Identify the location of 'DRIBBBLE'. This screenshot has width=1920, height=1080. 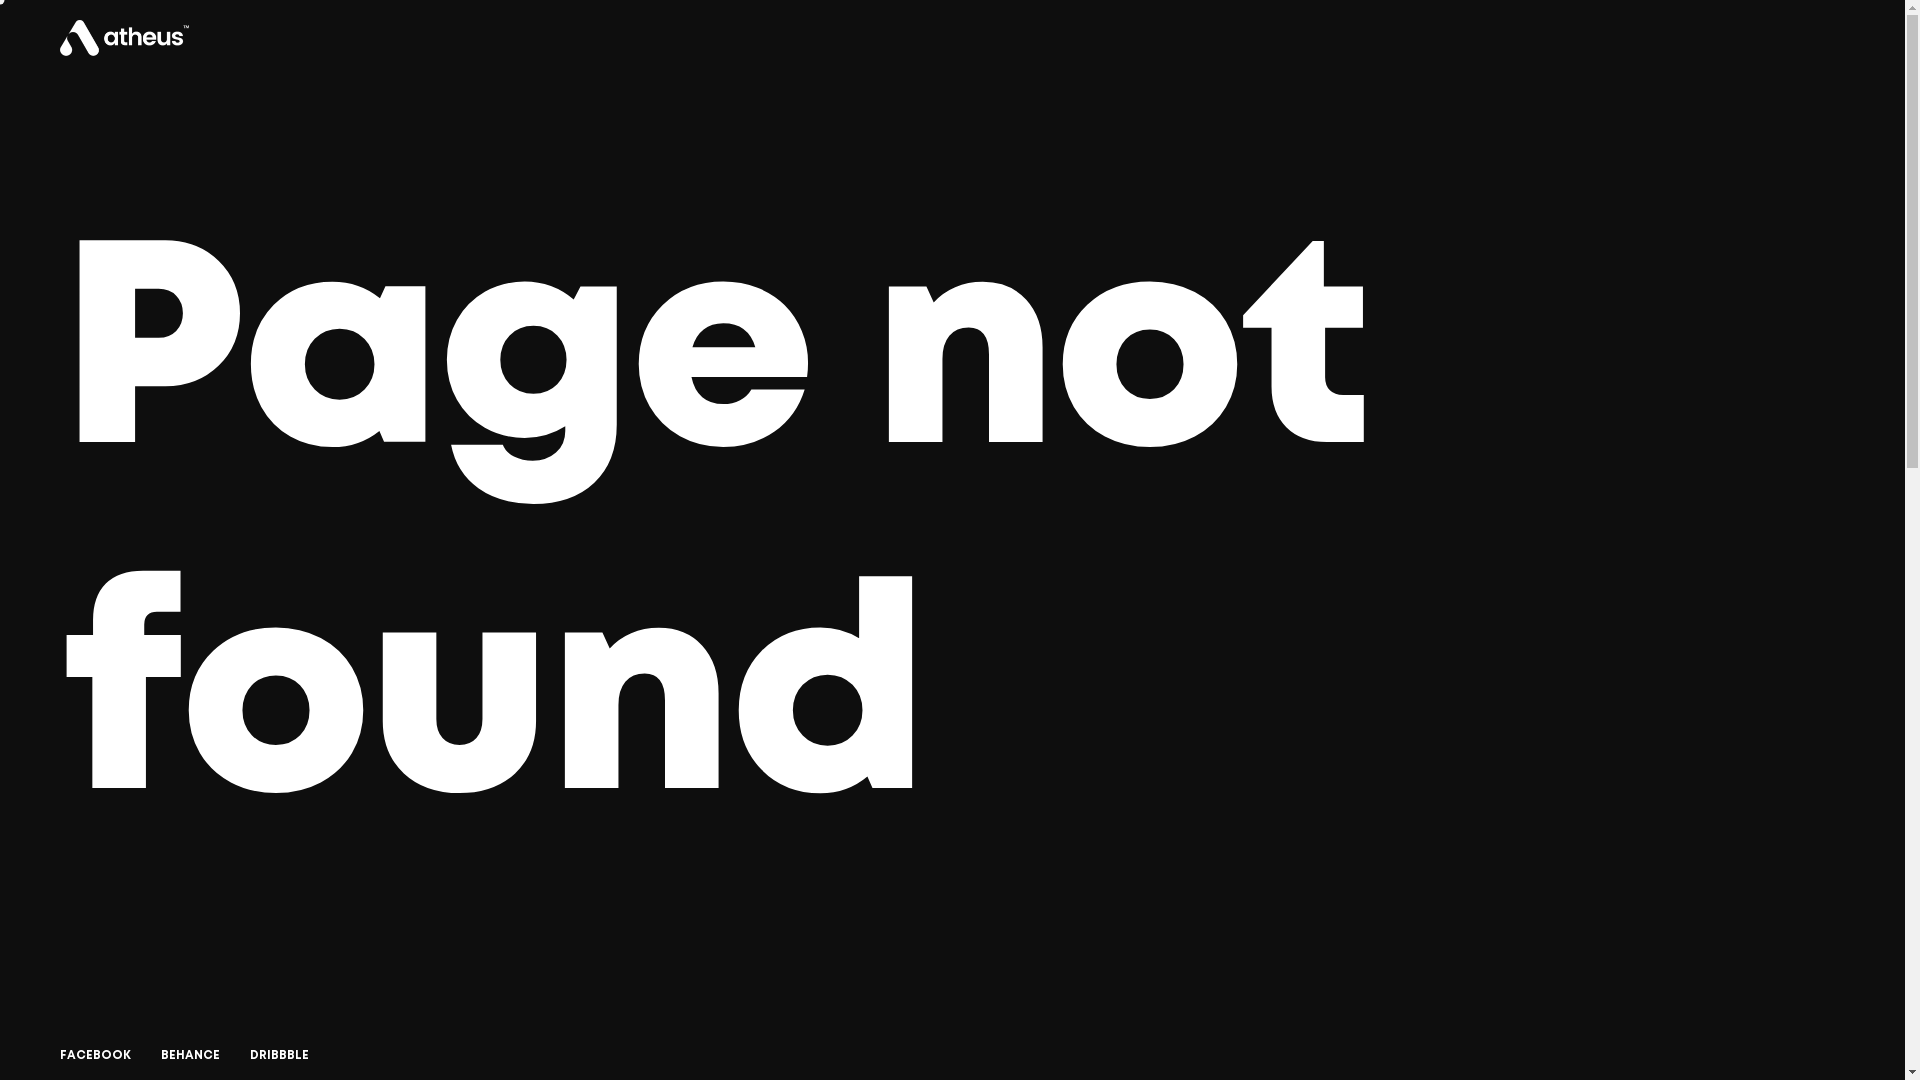
(278, 1055).